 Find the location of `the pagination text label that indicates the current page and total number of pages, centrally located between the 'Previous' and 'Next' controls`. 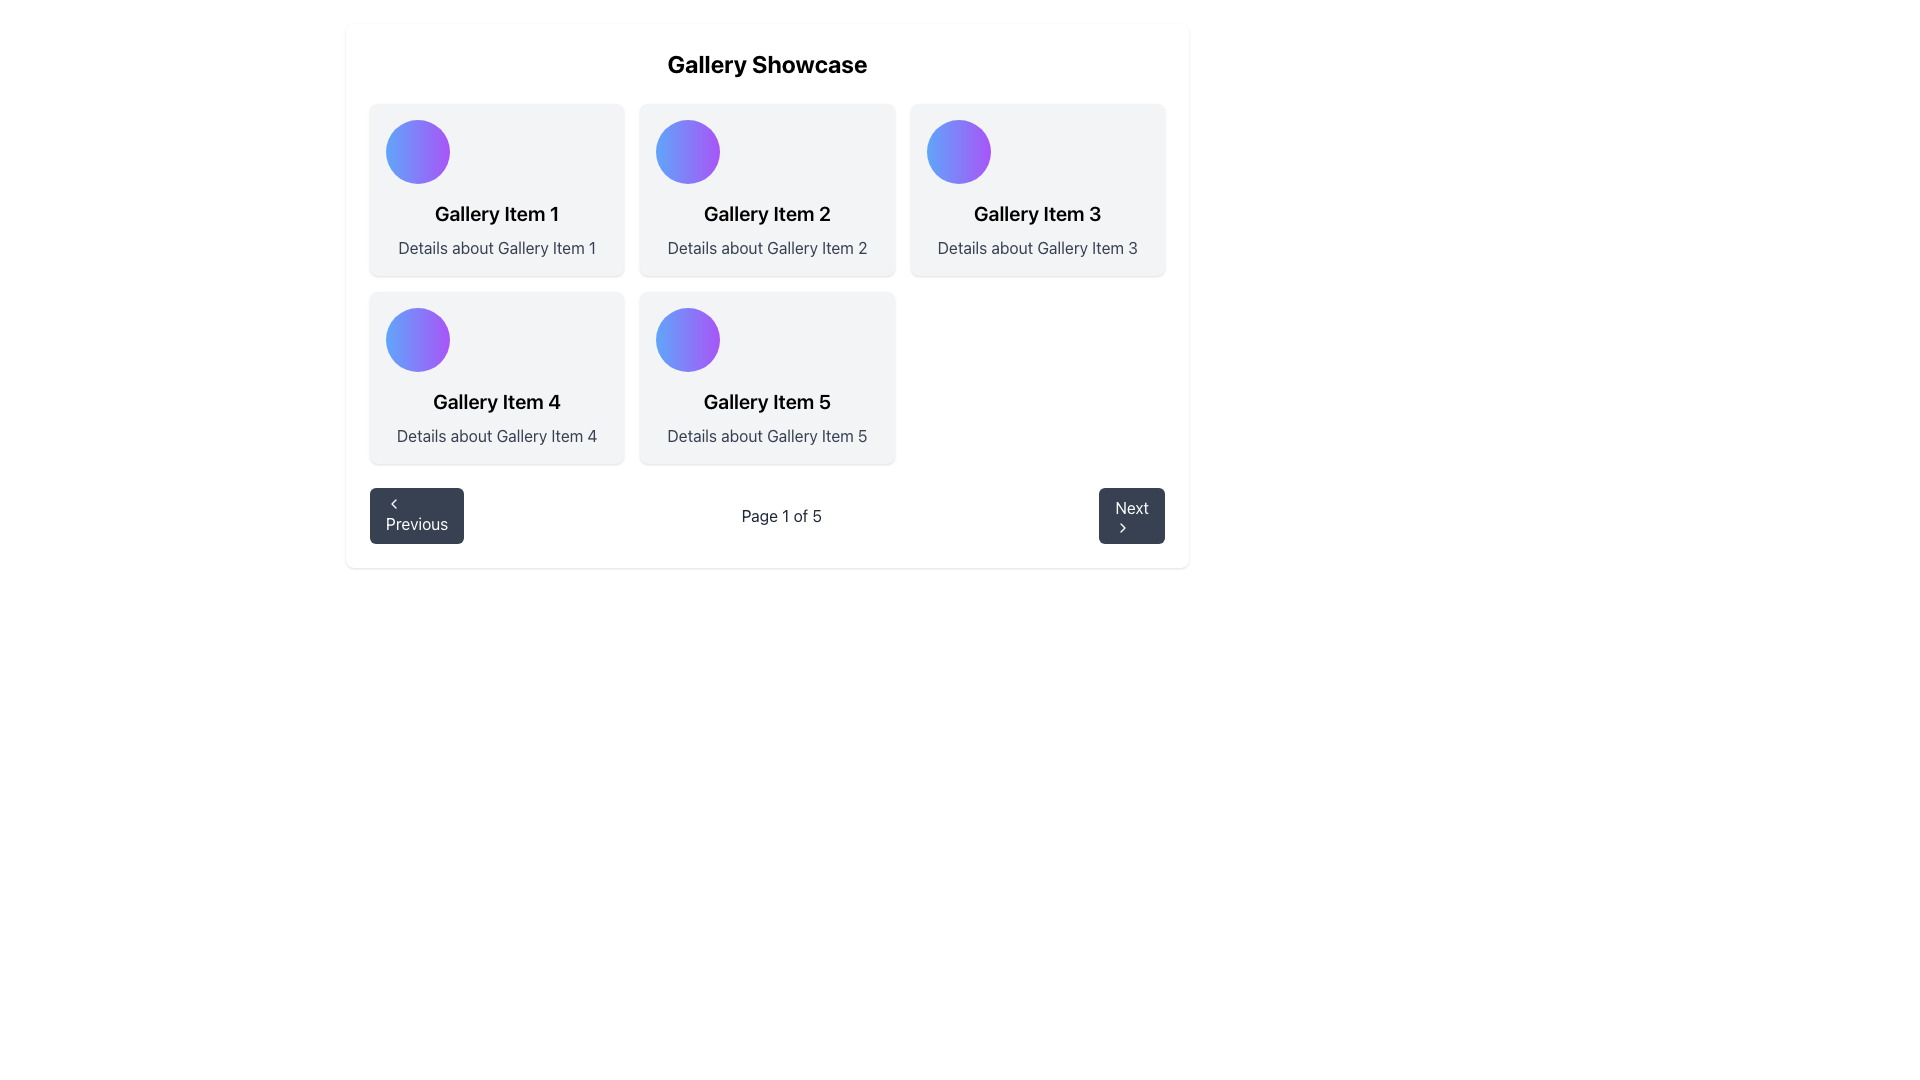

the pagination text label that indicates the current page and total number of pages, centrally located between the 'Previous' and 'Next' controls is located at coordinates (780, 515).